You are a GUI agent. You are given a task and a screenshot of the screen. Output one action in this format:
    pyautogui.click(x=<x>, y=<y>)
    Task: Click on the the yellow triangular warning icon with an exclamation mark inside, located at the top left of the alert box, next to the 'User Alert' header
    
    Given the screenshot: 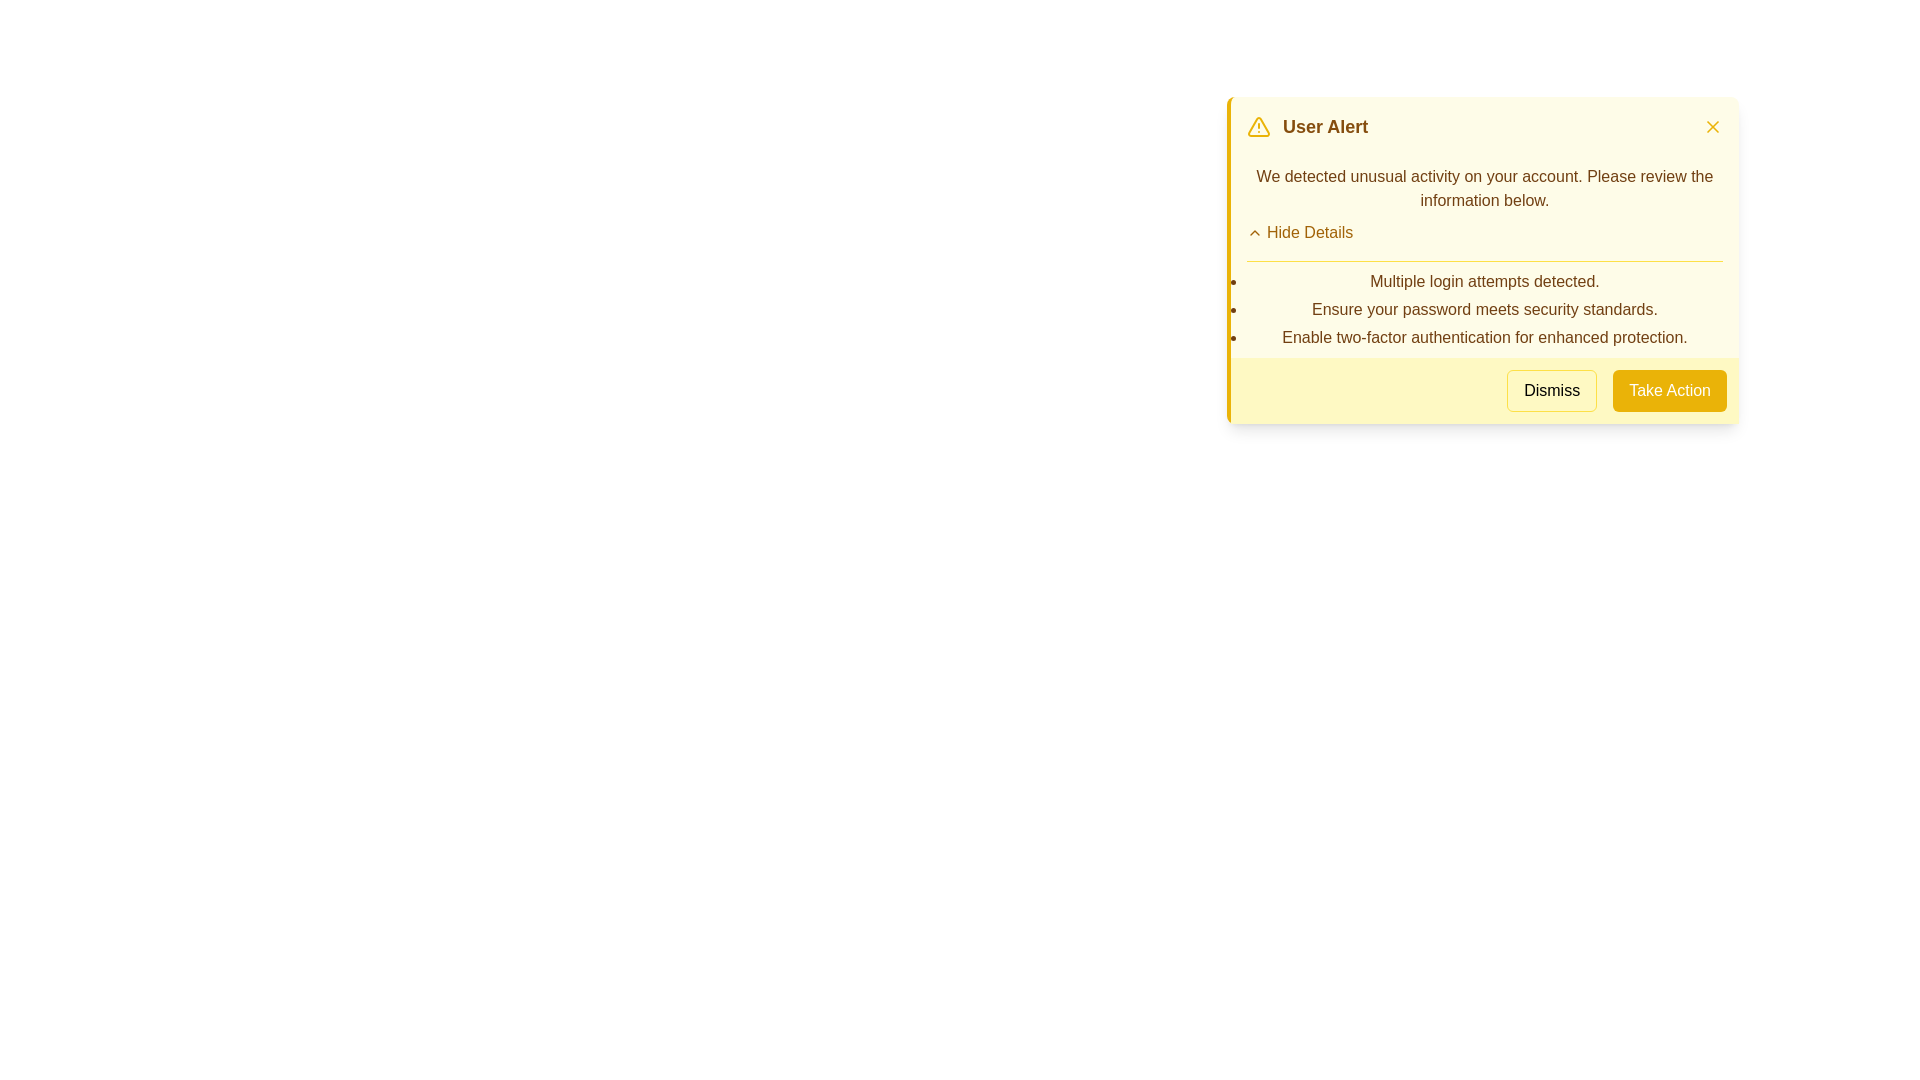 What is the action you would take?
    pyautogui.click(x=1257, y=127)
    